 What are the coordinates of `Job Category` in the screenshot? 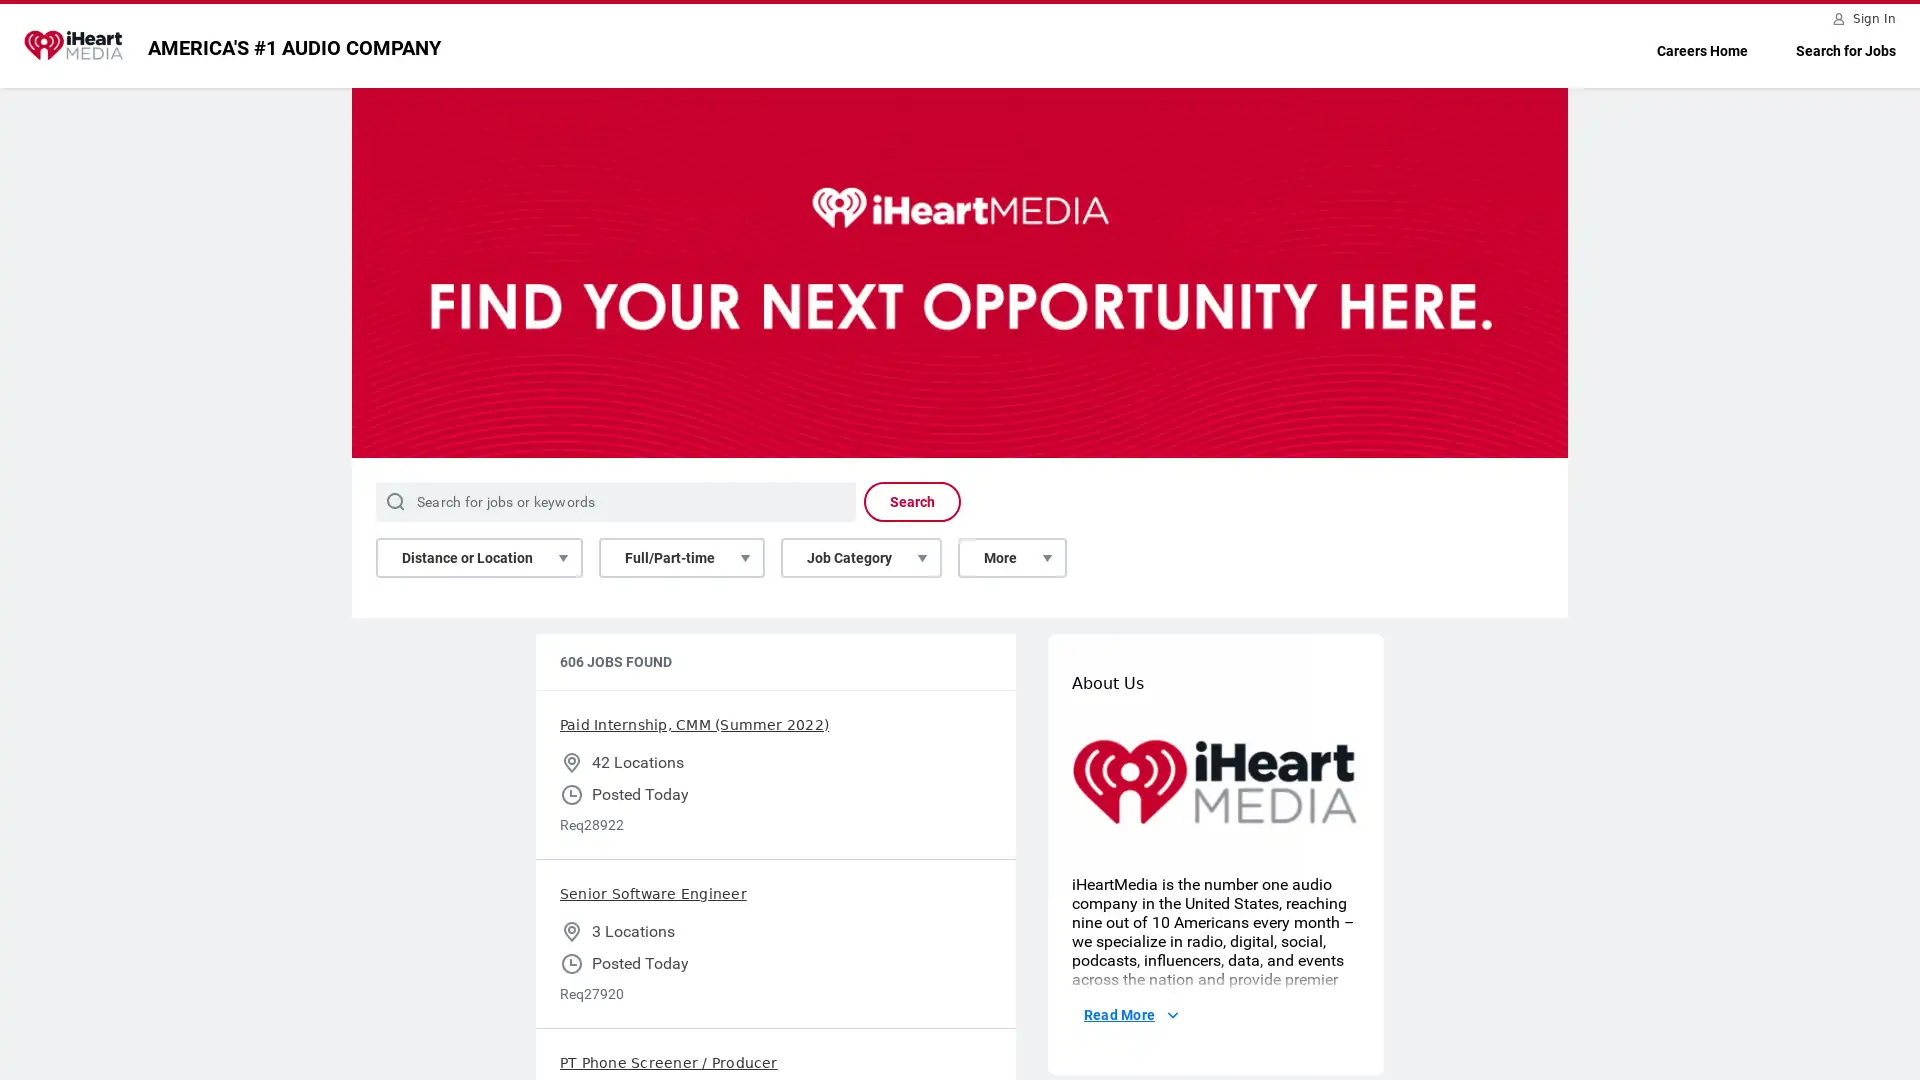 It's located at (861, 558).